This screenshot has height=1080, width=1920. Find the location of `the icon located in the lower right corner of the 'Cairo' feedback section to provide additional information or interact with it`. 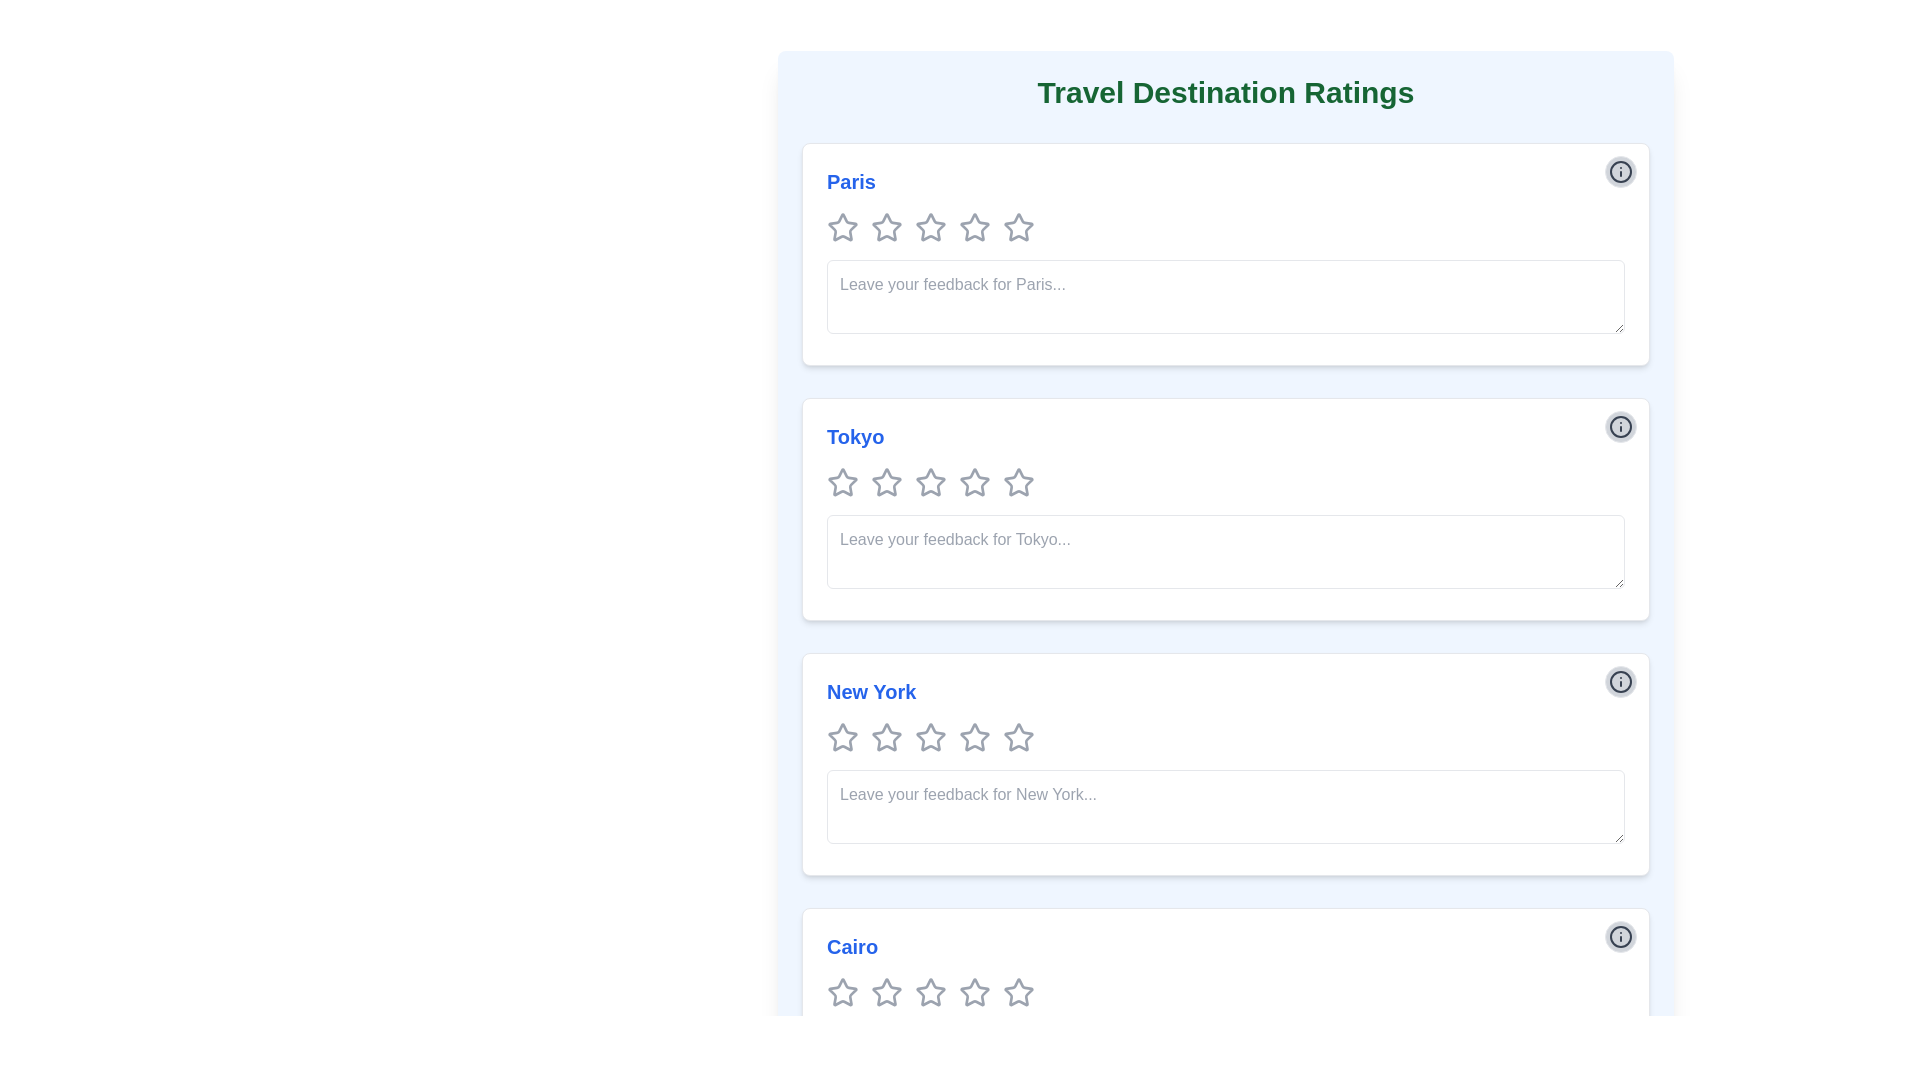

the icon located in the lower right corner of the 'Cairo' feedback section to provide additional information or interact with it is located at coordinates (1621, 937).